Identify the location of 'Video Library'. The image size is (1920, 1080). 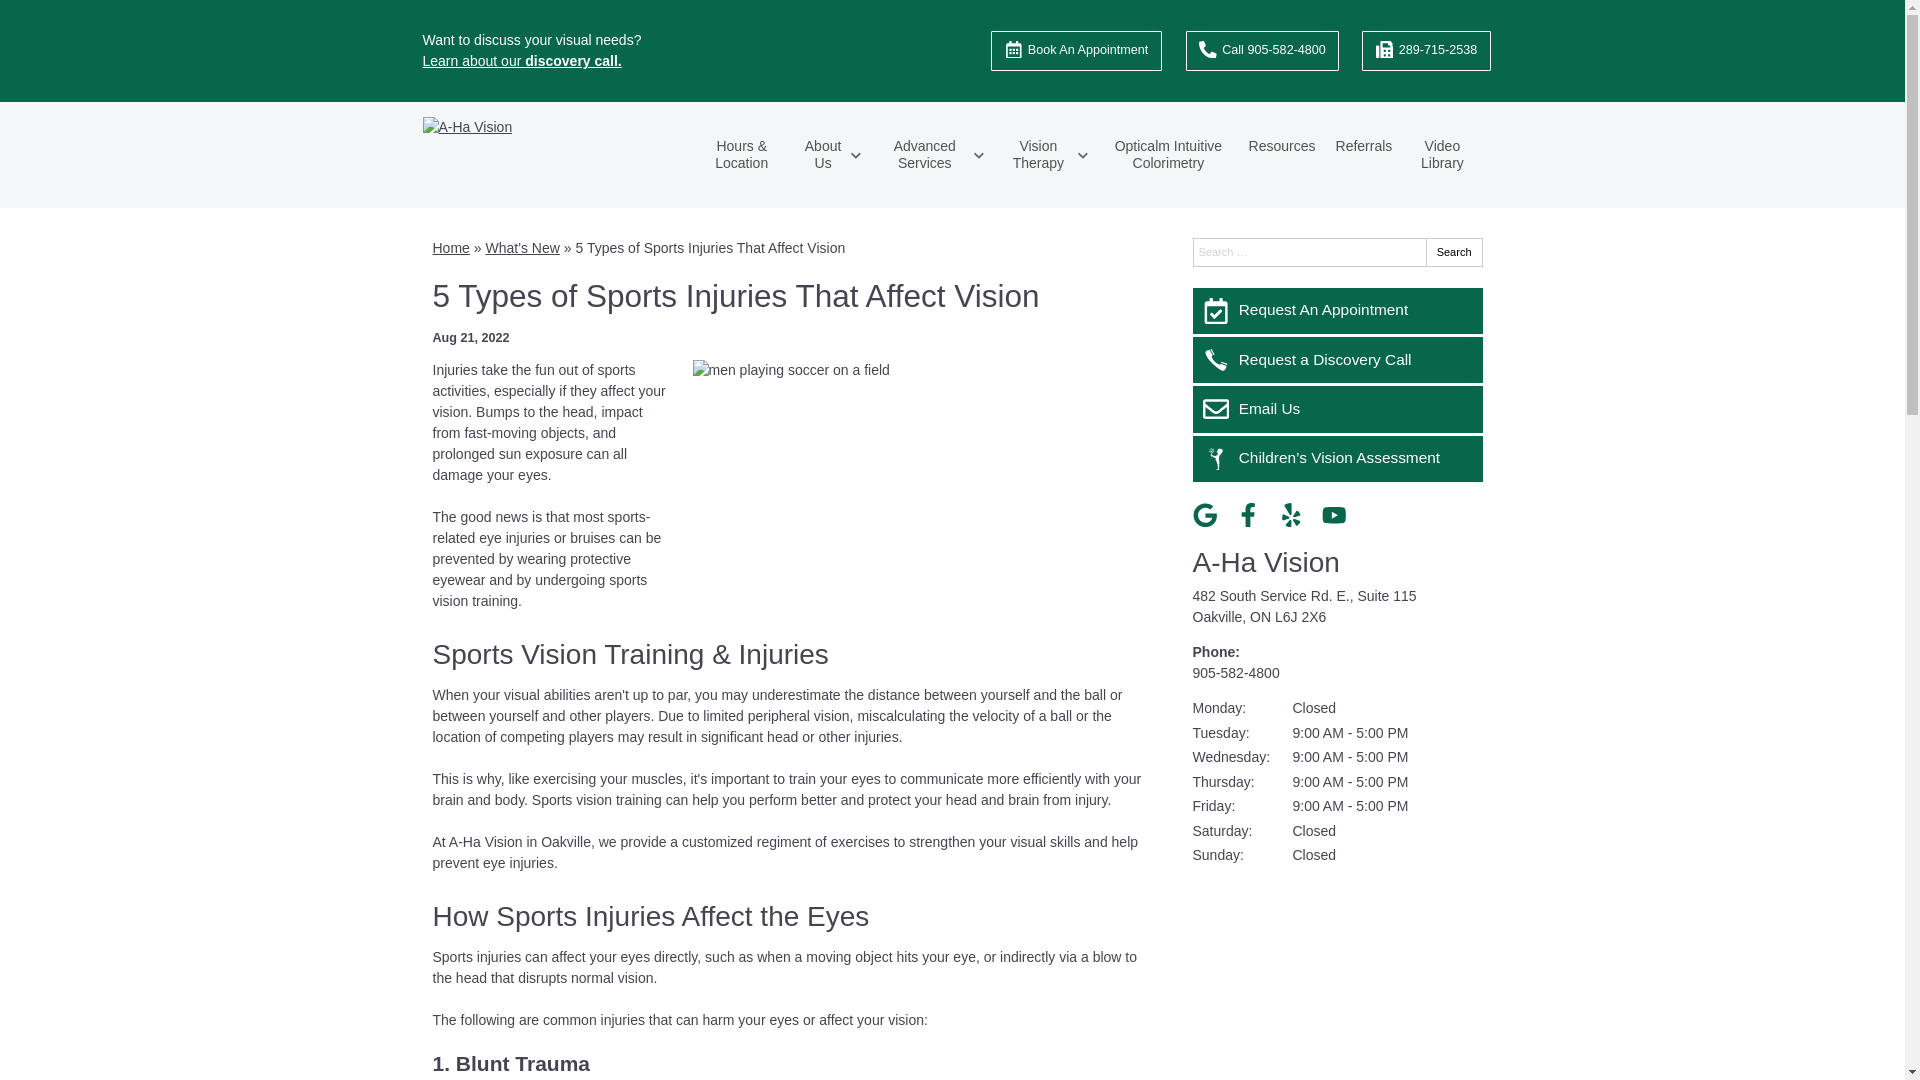
(1441, 153).